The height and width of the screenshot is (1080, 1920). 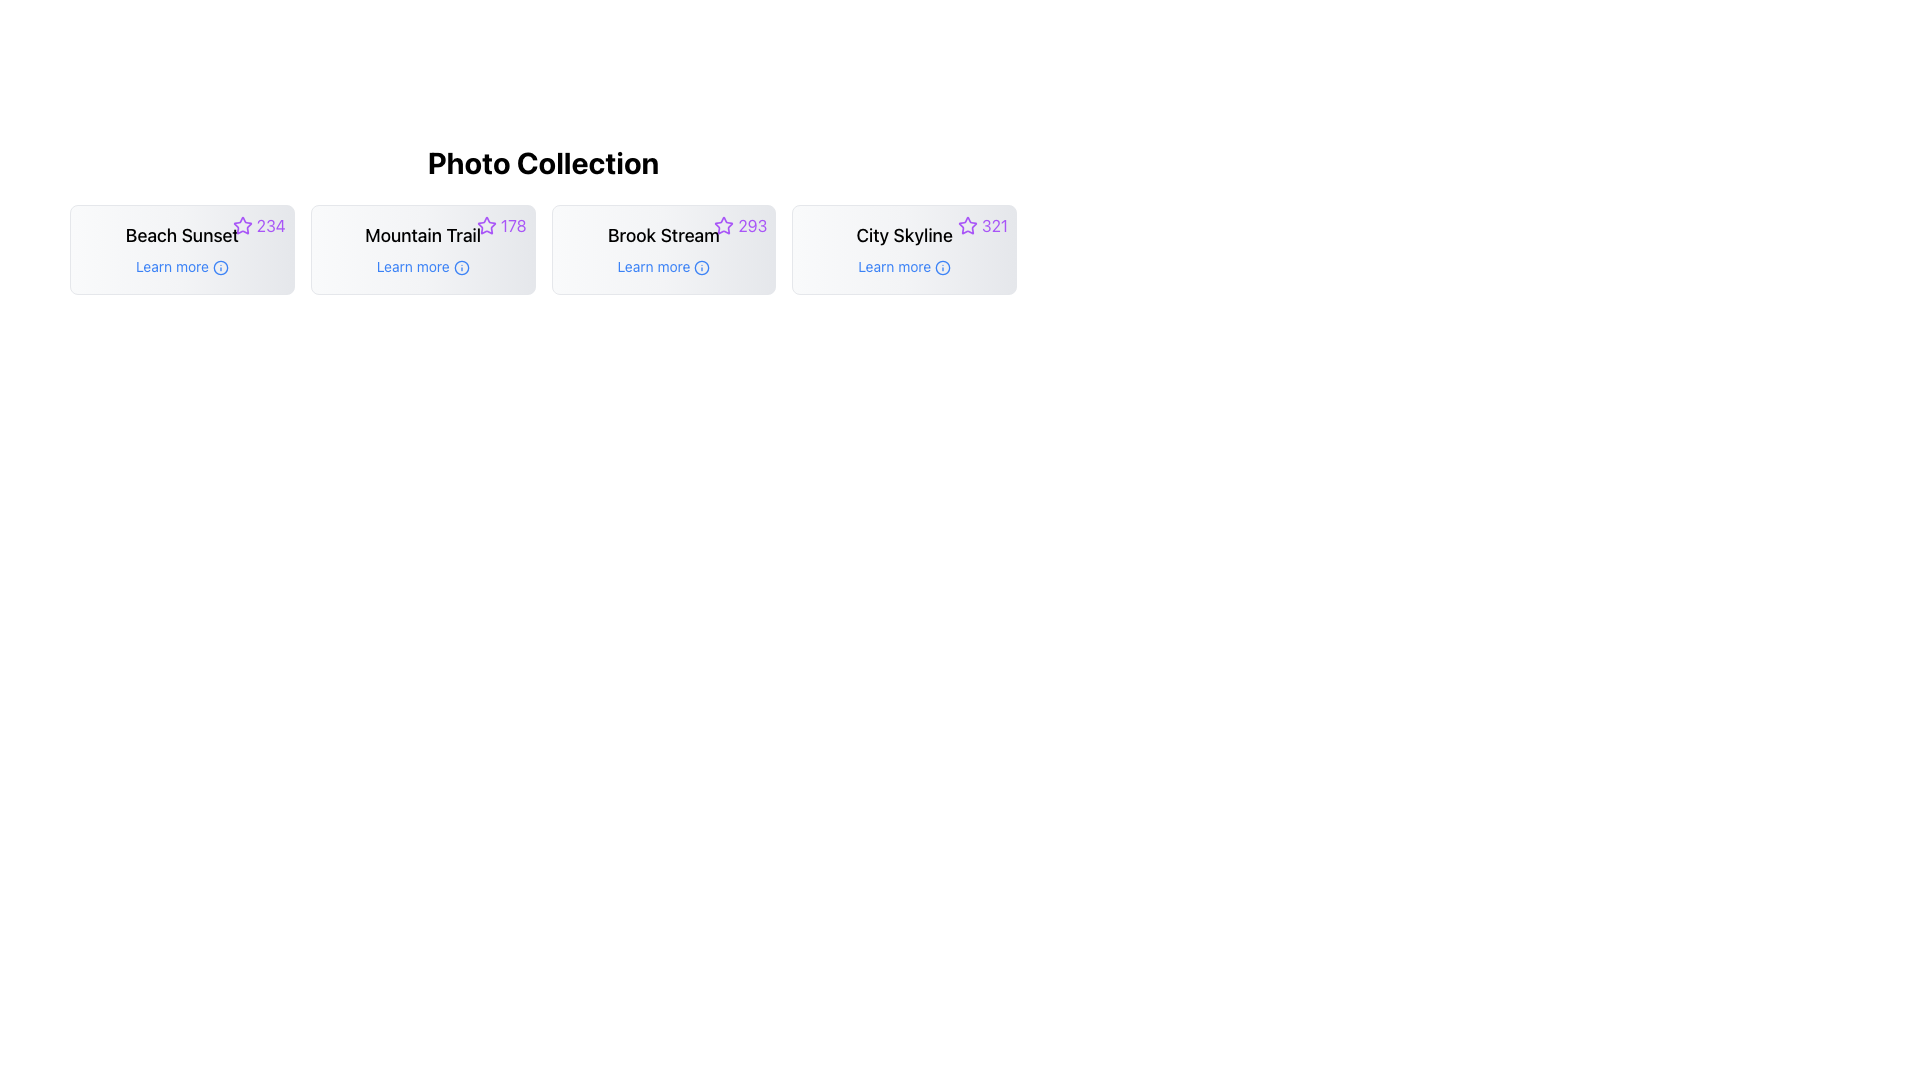 I want to click on the 'Learn more' button located on the 'Mountain Trail' Interactive Card, which is the second card in the 'Photo Collection' grid layout, so click(x=422, y=249).